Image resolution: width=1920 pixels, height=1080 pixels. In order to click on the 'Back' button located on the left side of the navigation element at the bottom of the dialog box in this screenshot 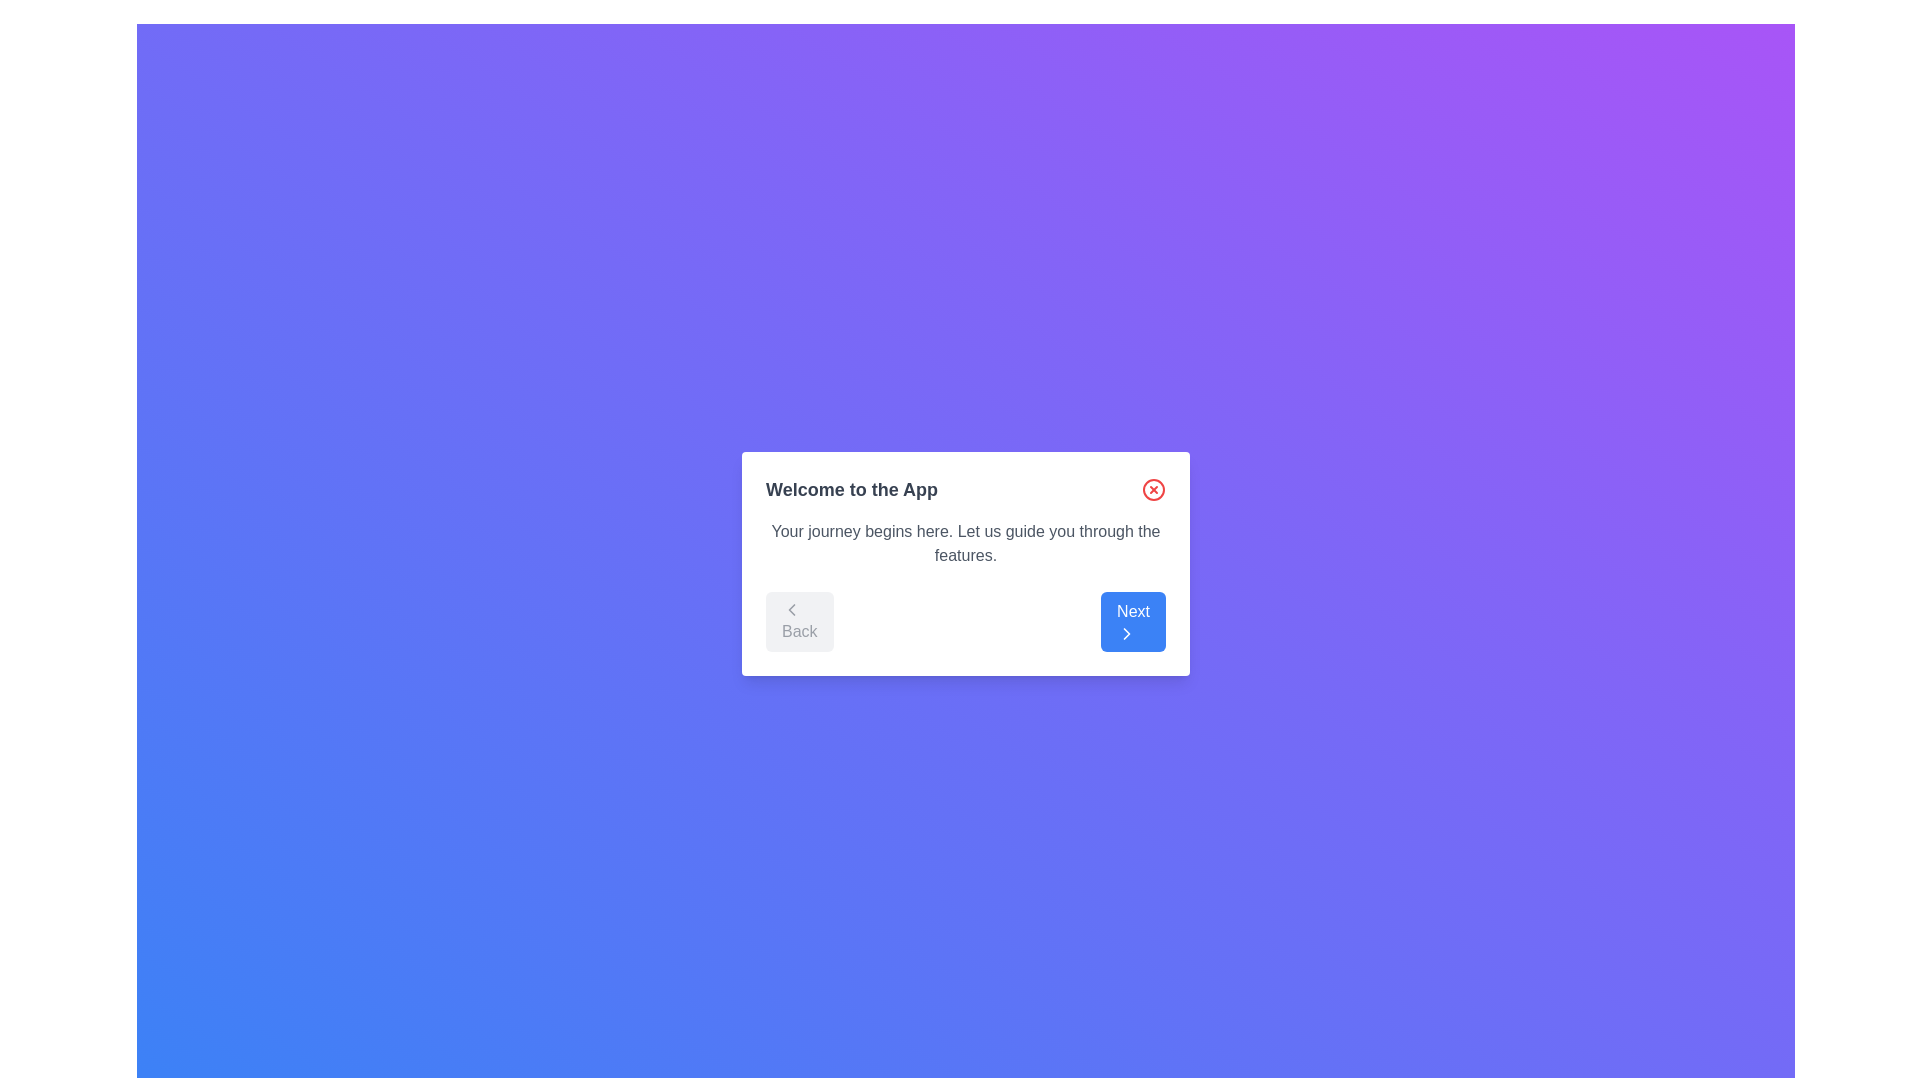, I will do `click(798, 620)`.